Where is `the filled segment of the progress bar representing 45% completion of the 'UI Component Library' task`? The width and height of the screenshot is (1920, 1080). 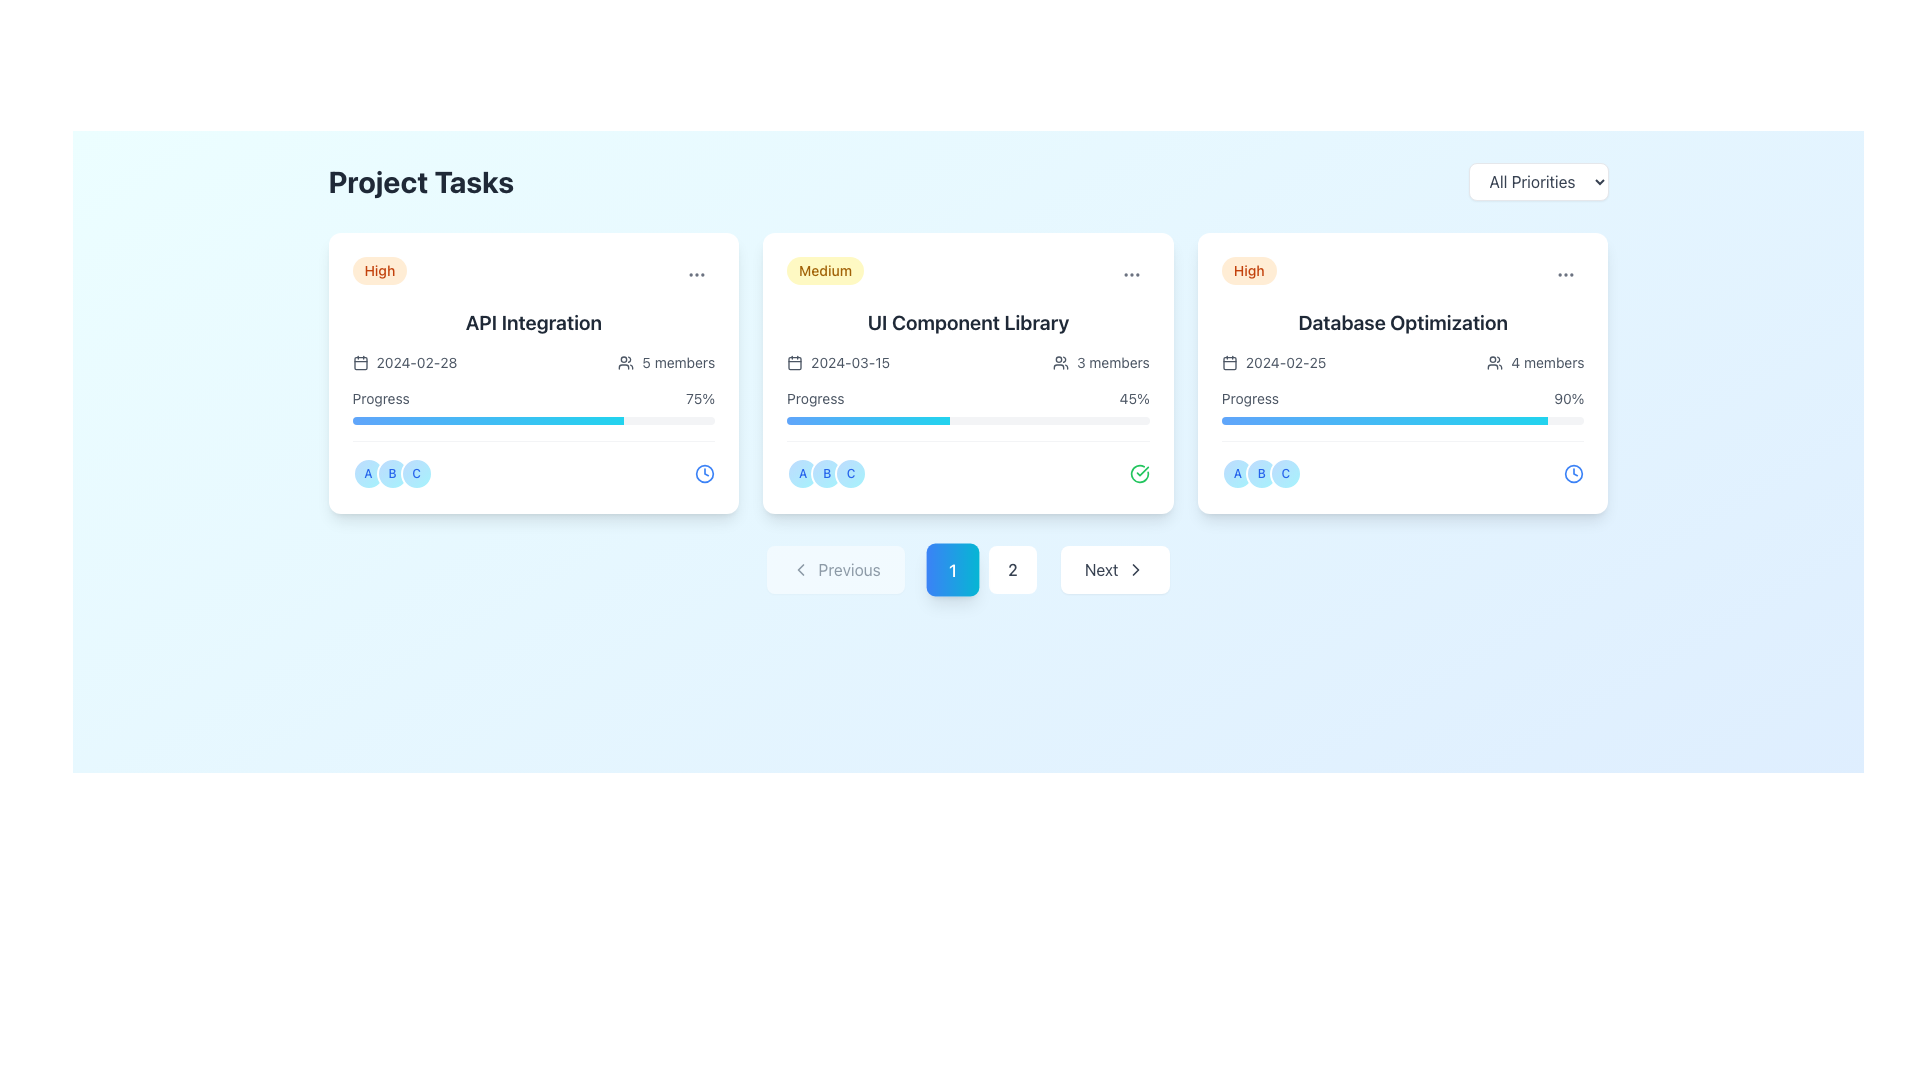 the filled segment of the progress bar representing 45% completion of the 'UI Component Library' task is located at coordinates (868, 419).